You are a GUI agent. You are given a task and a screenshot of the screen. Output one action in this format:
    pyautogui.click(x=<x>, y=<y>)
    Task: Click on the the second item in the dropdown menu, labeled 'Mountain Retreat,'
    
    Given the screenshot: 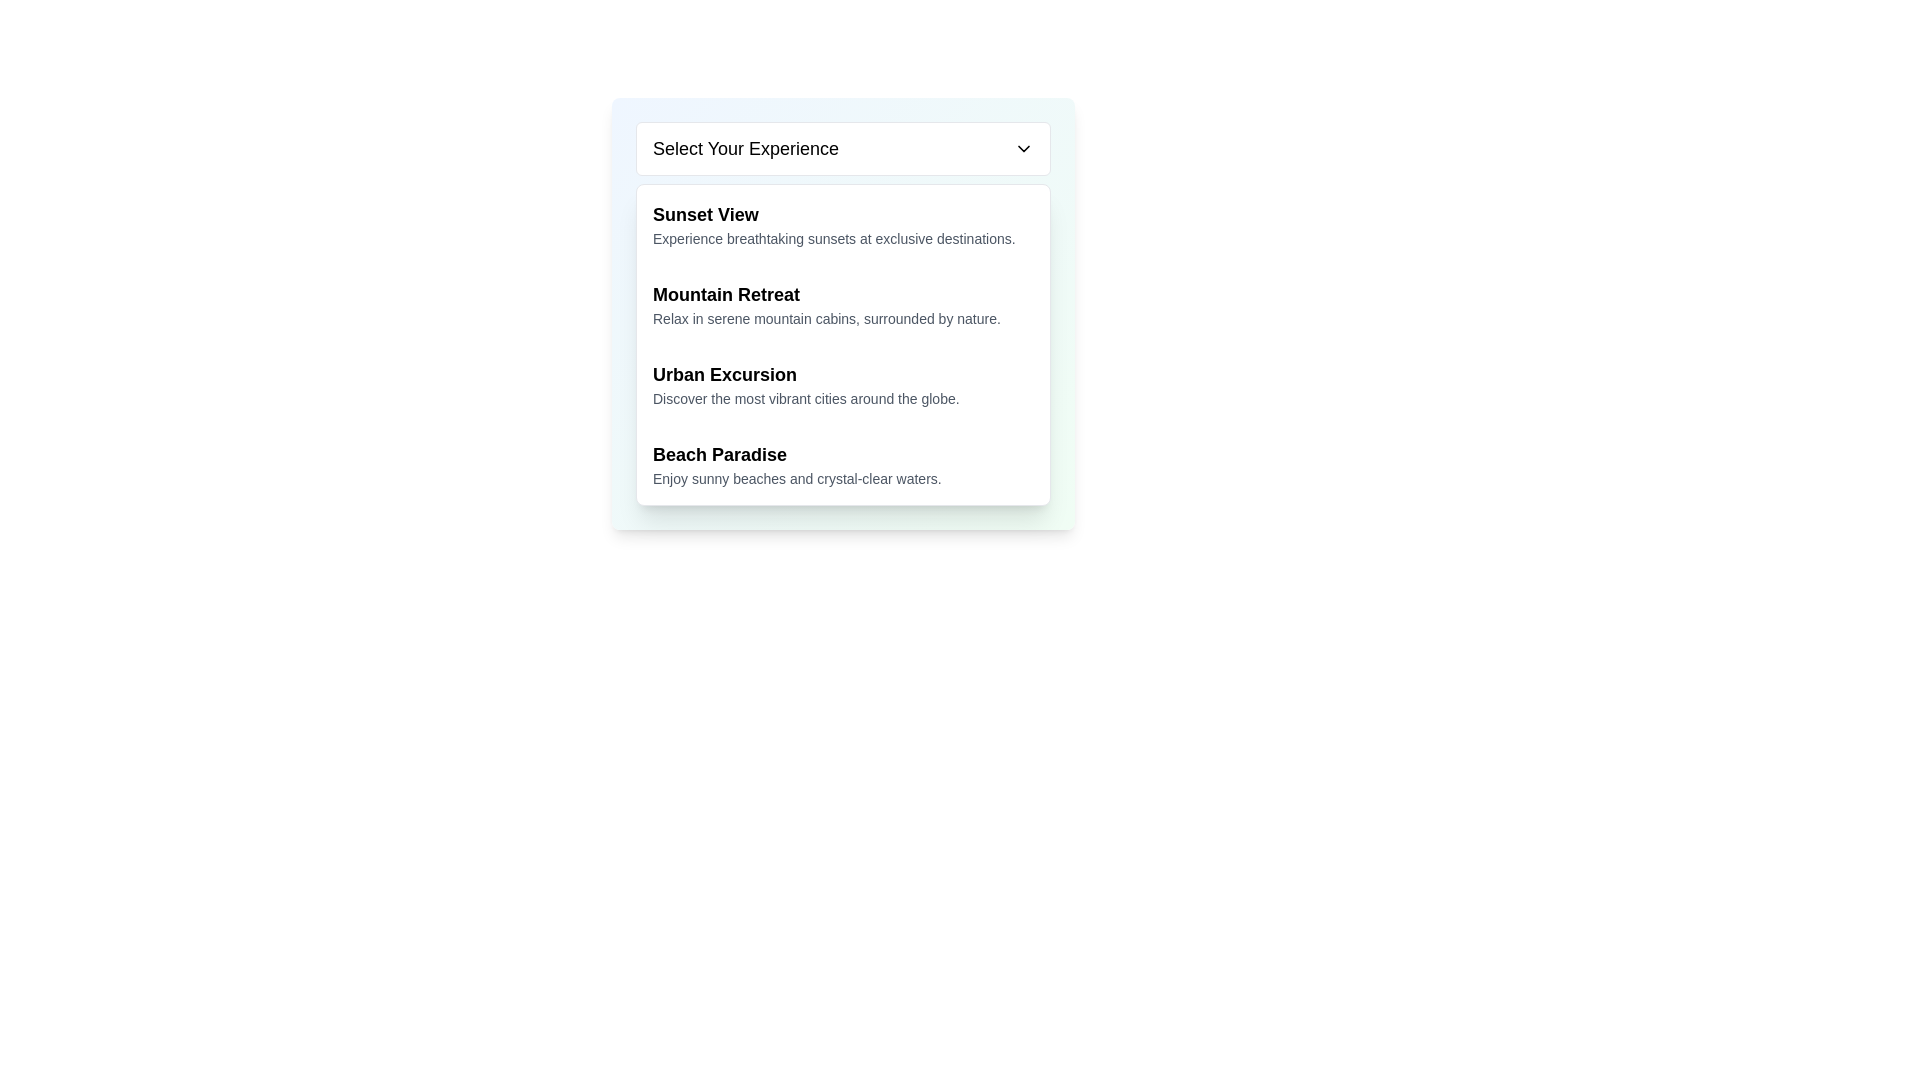 What is the action you would take?
    pyautogui.click(x=843, y=304)
    